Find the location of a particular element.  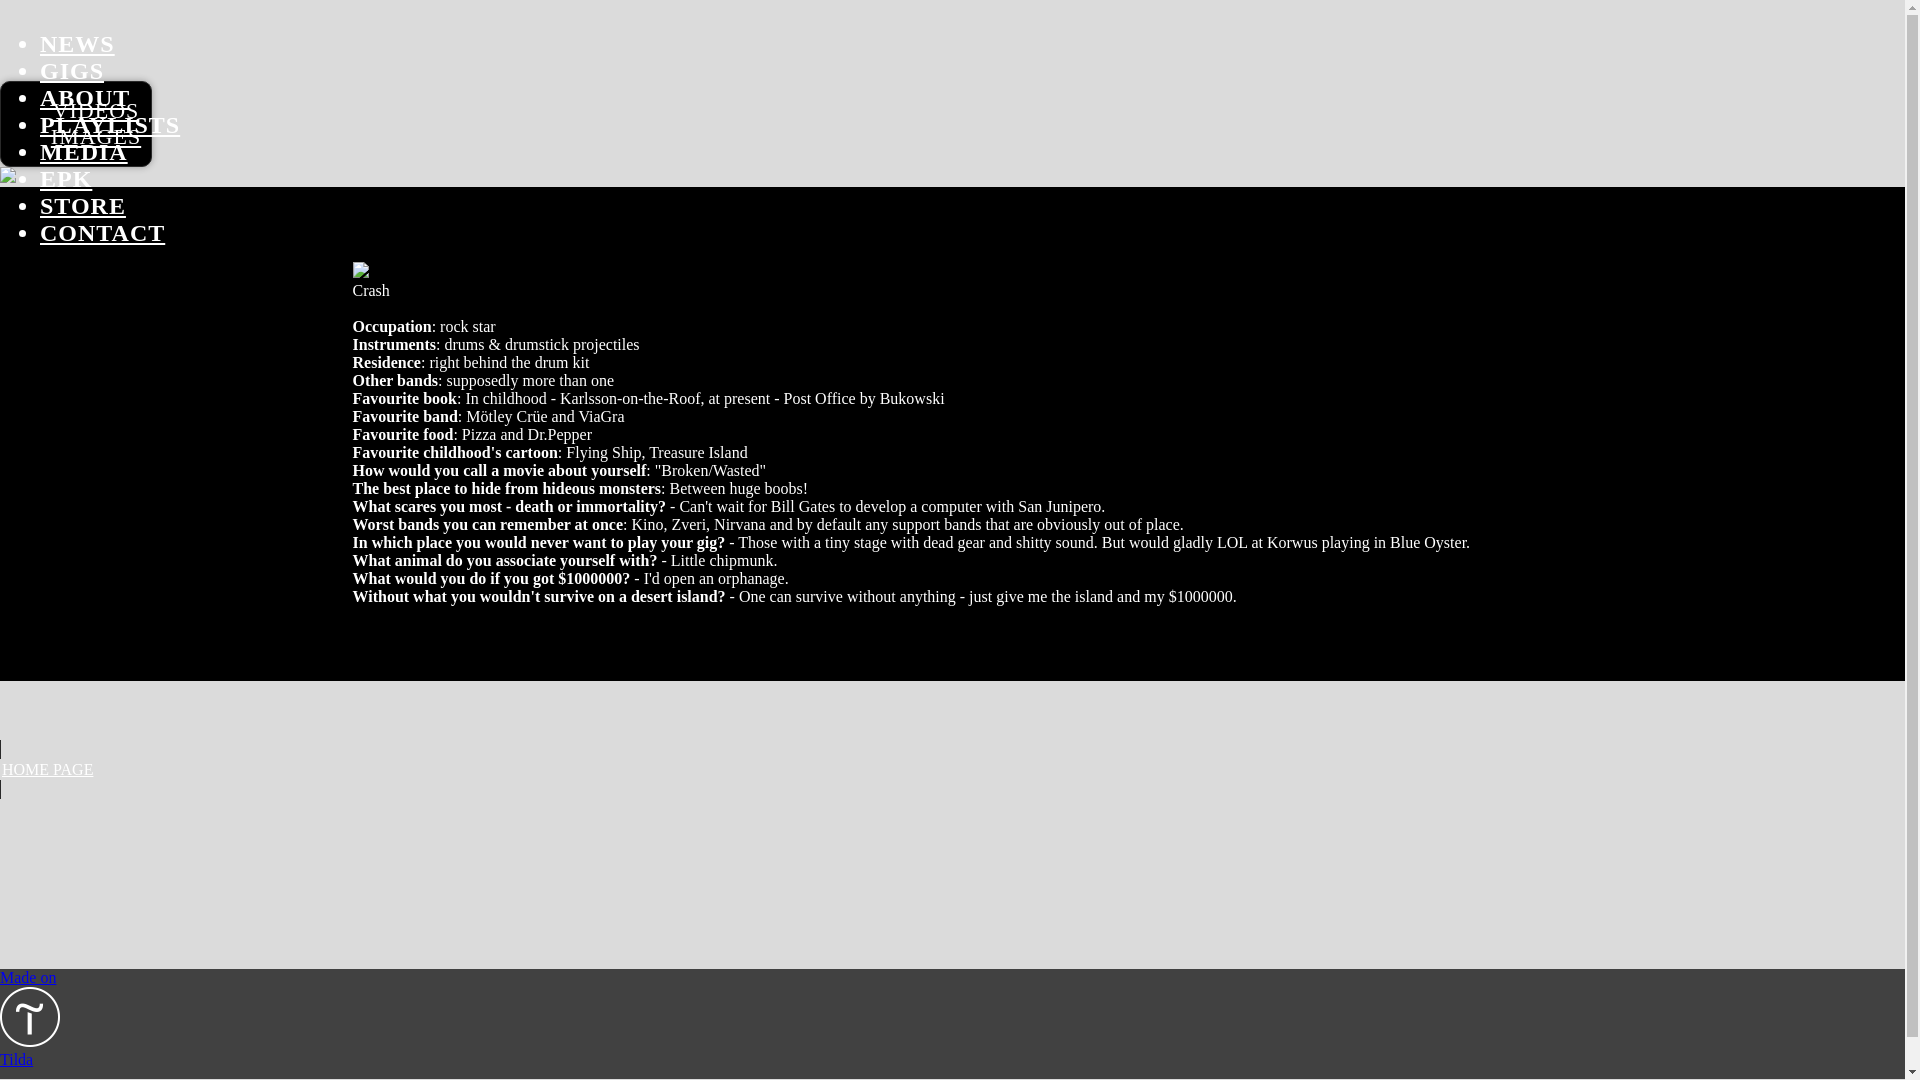

'IMAGES' is located at coordinates (95, 135).